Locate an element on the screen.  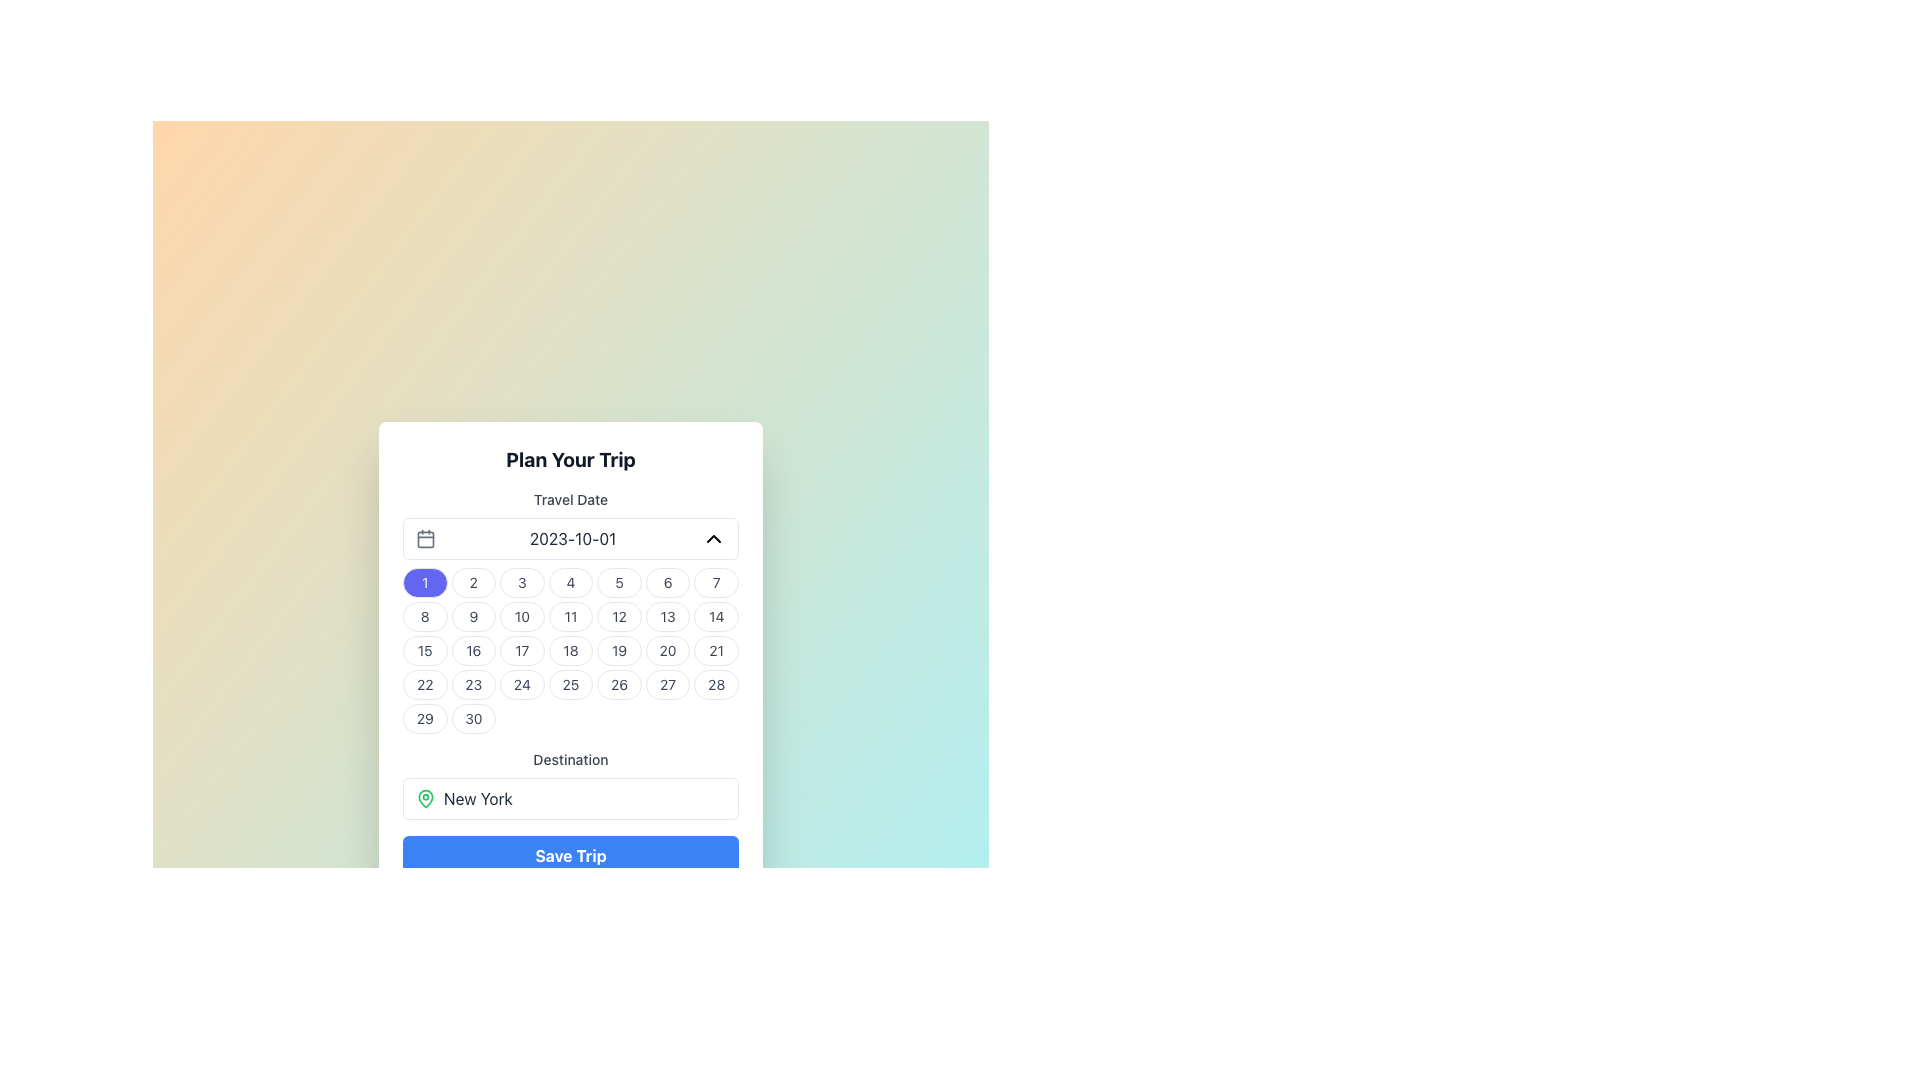
the circular button with the number '21' at its center for keyboard interaction is located at coordinates (716, 651).